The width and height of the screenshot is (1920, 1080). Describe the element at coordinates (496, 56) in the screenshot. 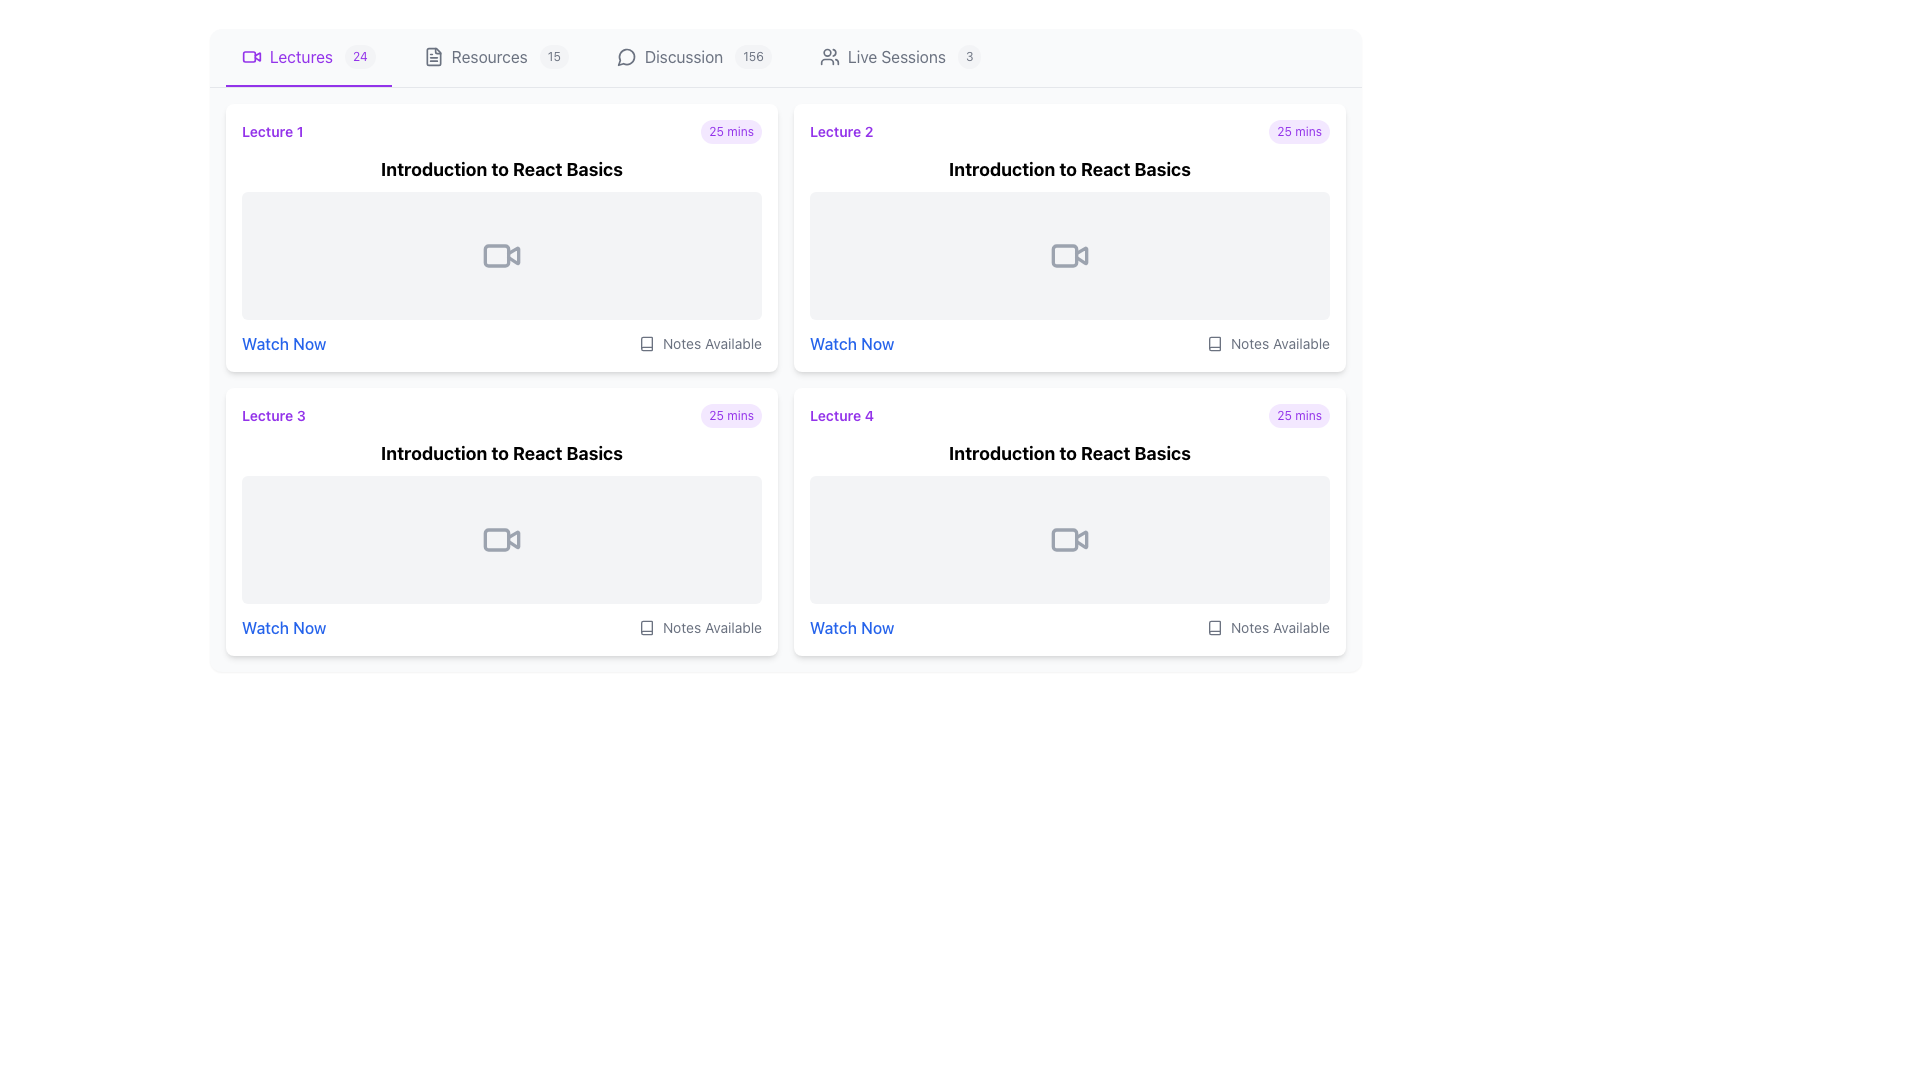

I see `the button that serves as a link for accessing resource materials, located as the second item in the navigation row at the top of the page` at that location.